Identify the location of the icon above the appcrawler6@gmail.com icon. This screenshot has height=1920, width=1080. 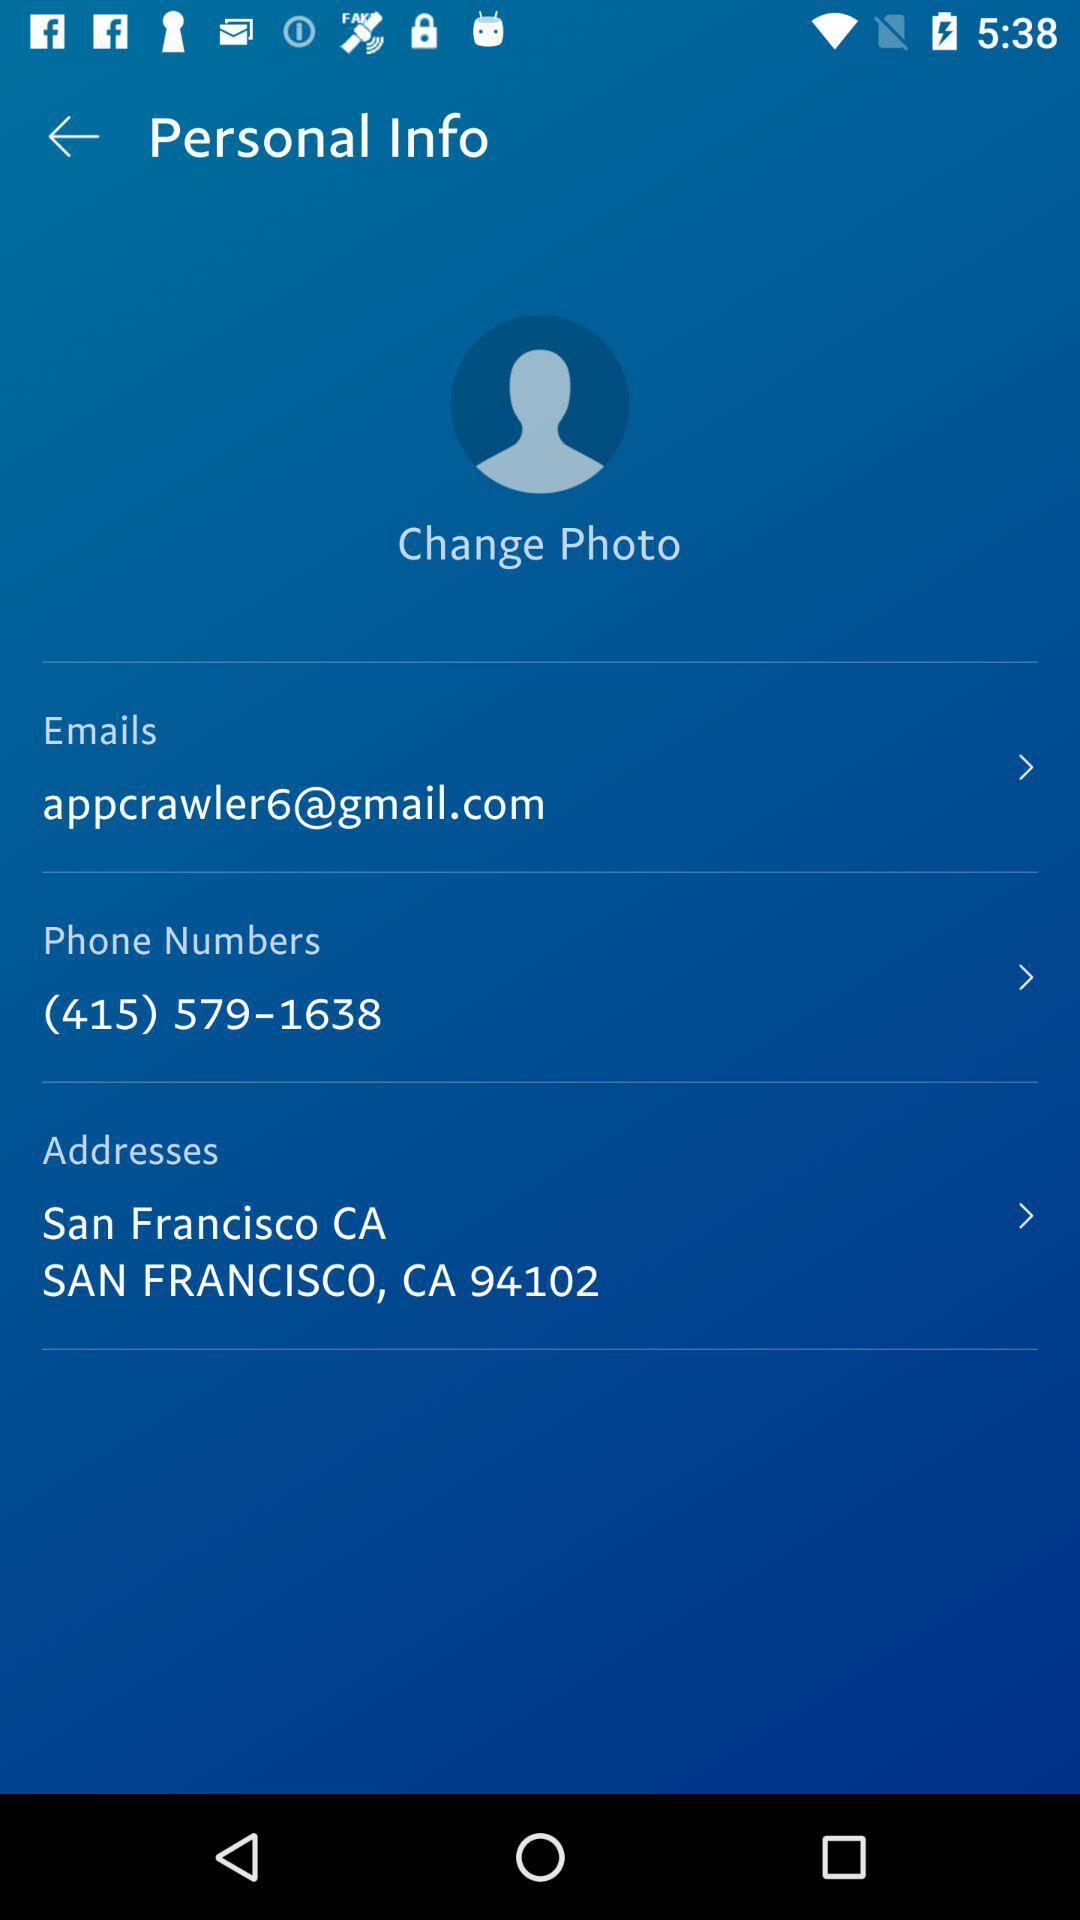
(538, 576).